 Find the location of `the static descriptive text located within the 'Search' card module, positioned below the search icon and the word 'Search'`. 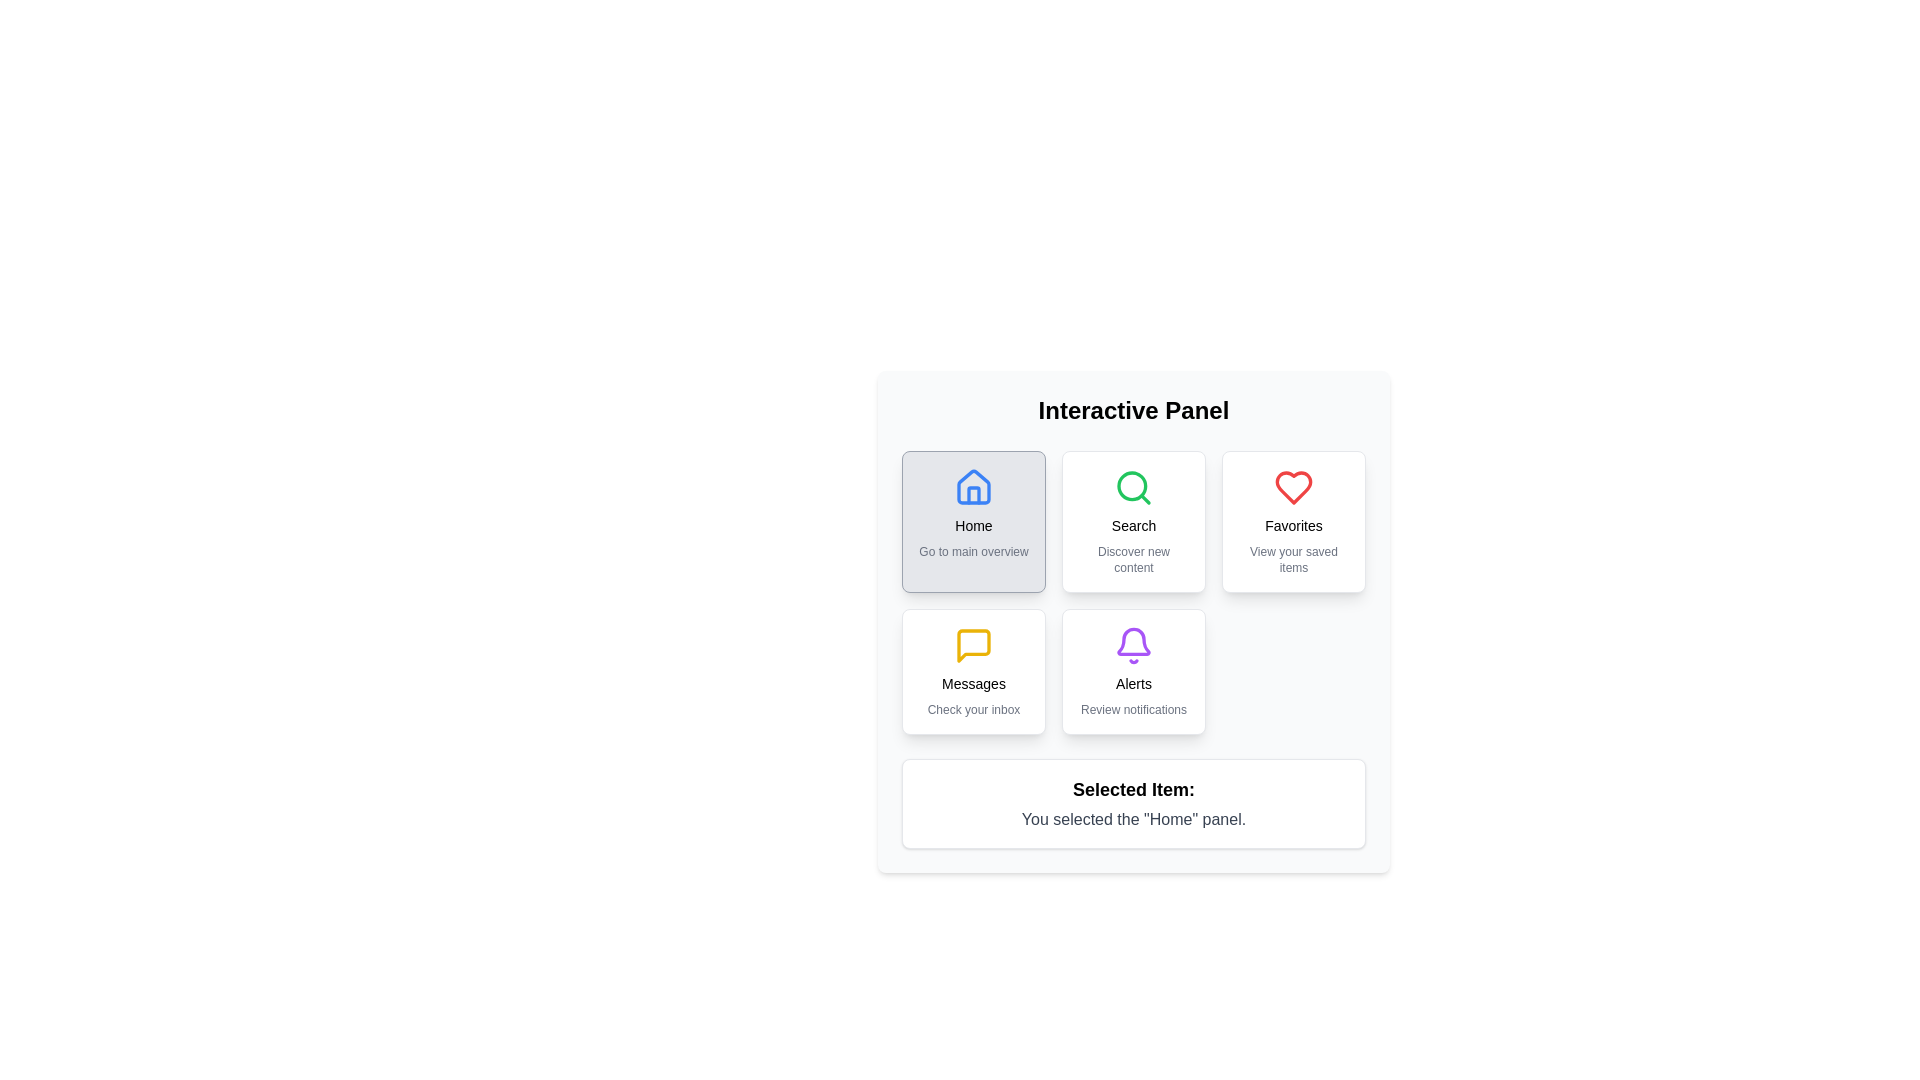

the static descriptive text located within the 'Search' card module, positioned below the search icon and the word 'Search' is located at coordinates (1133, 559).